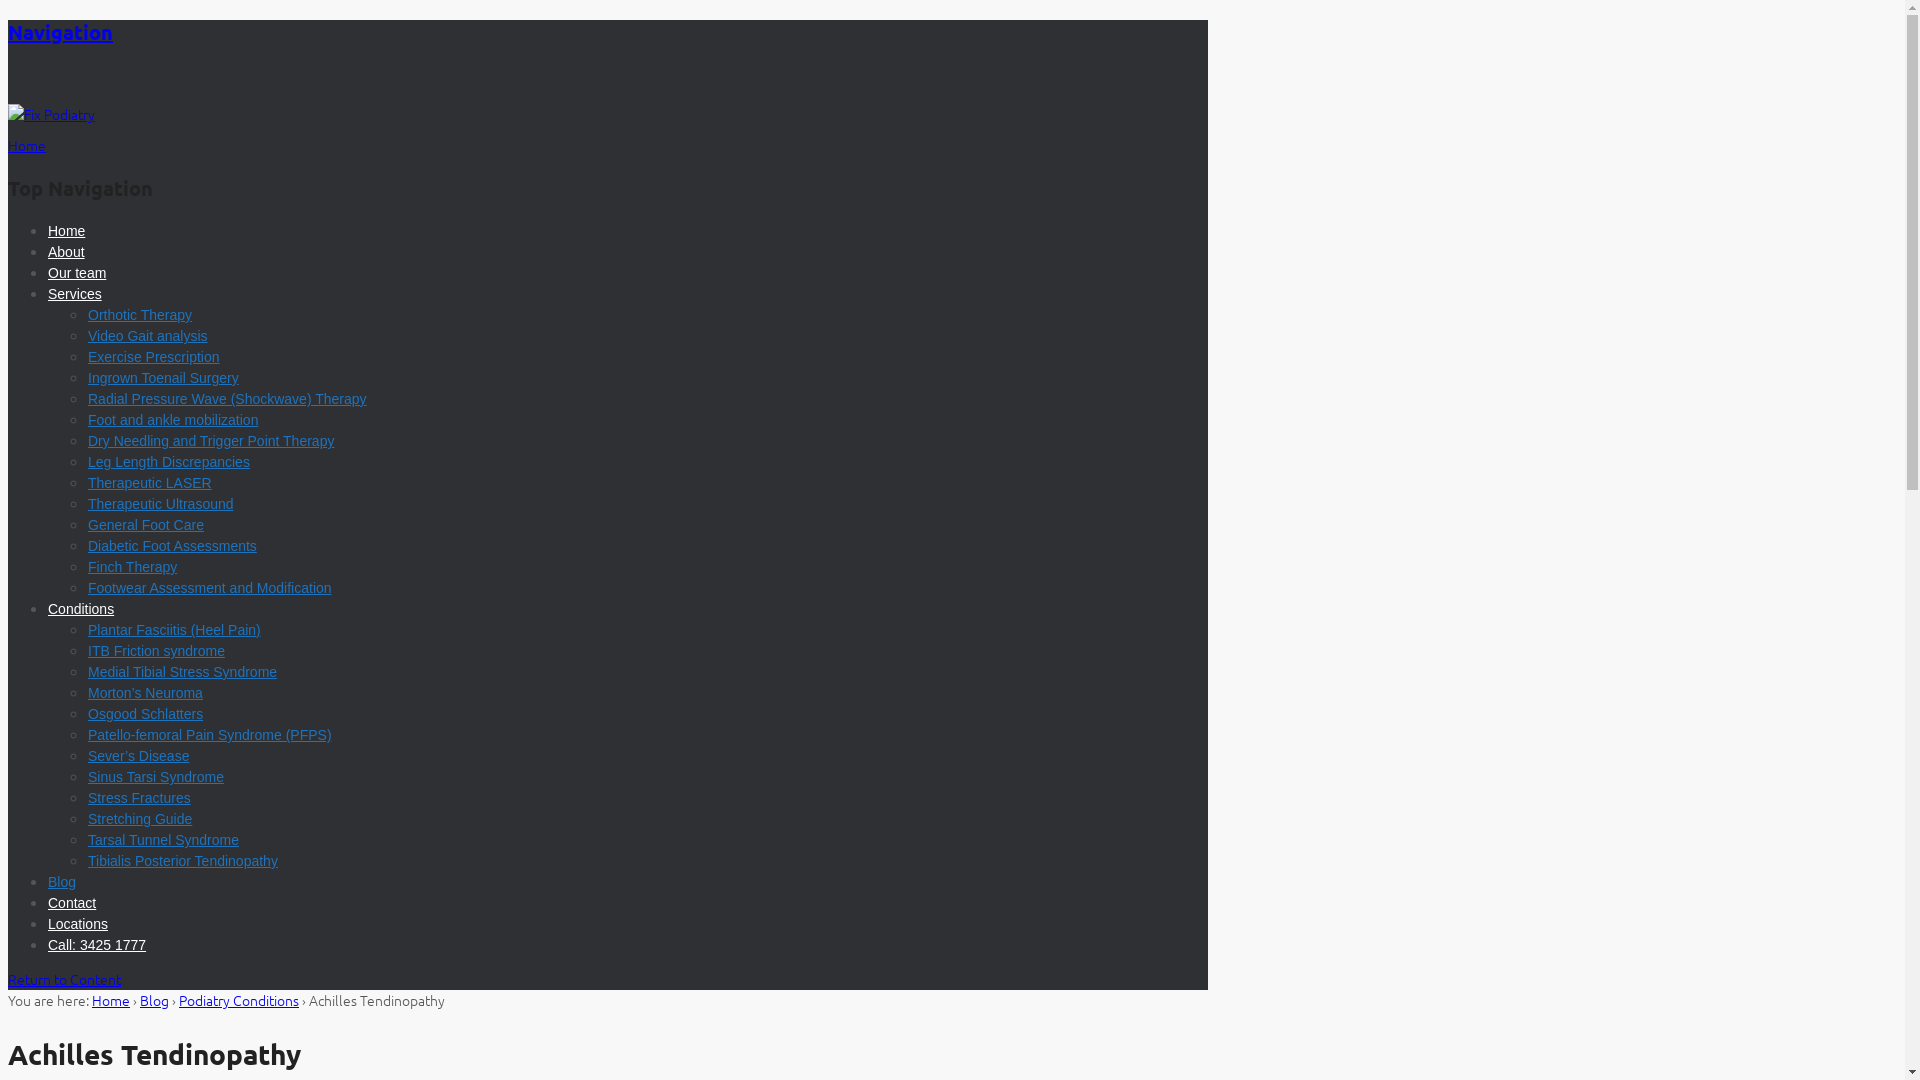 This screenshot has width=1920, height=1080. Describe the element at coordinates (80, 608) in the screenshot. I see `'Conditions'` at that location.